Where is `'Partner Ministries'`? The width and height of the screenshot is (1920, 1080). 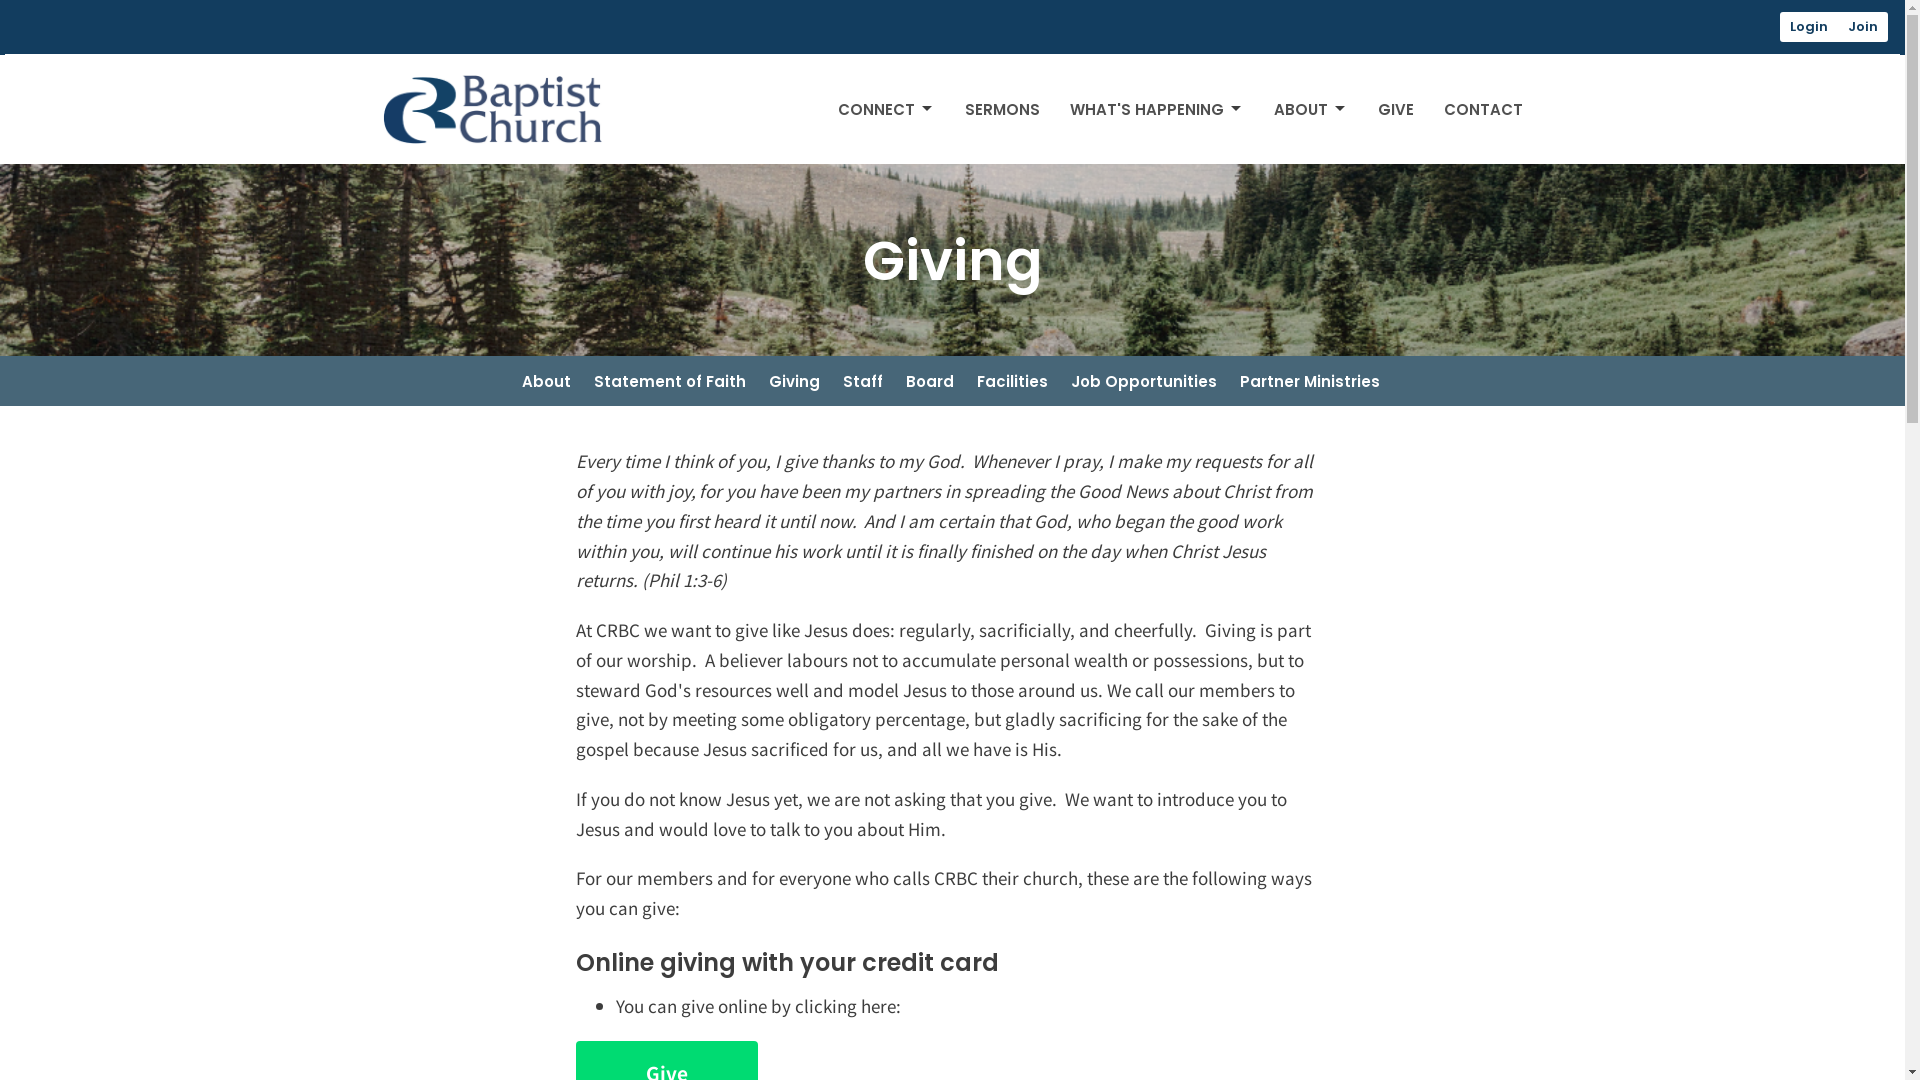 'Partner Ministries' is located at coordinates (1310, 381).